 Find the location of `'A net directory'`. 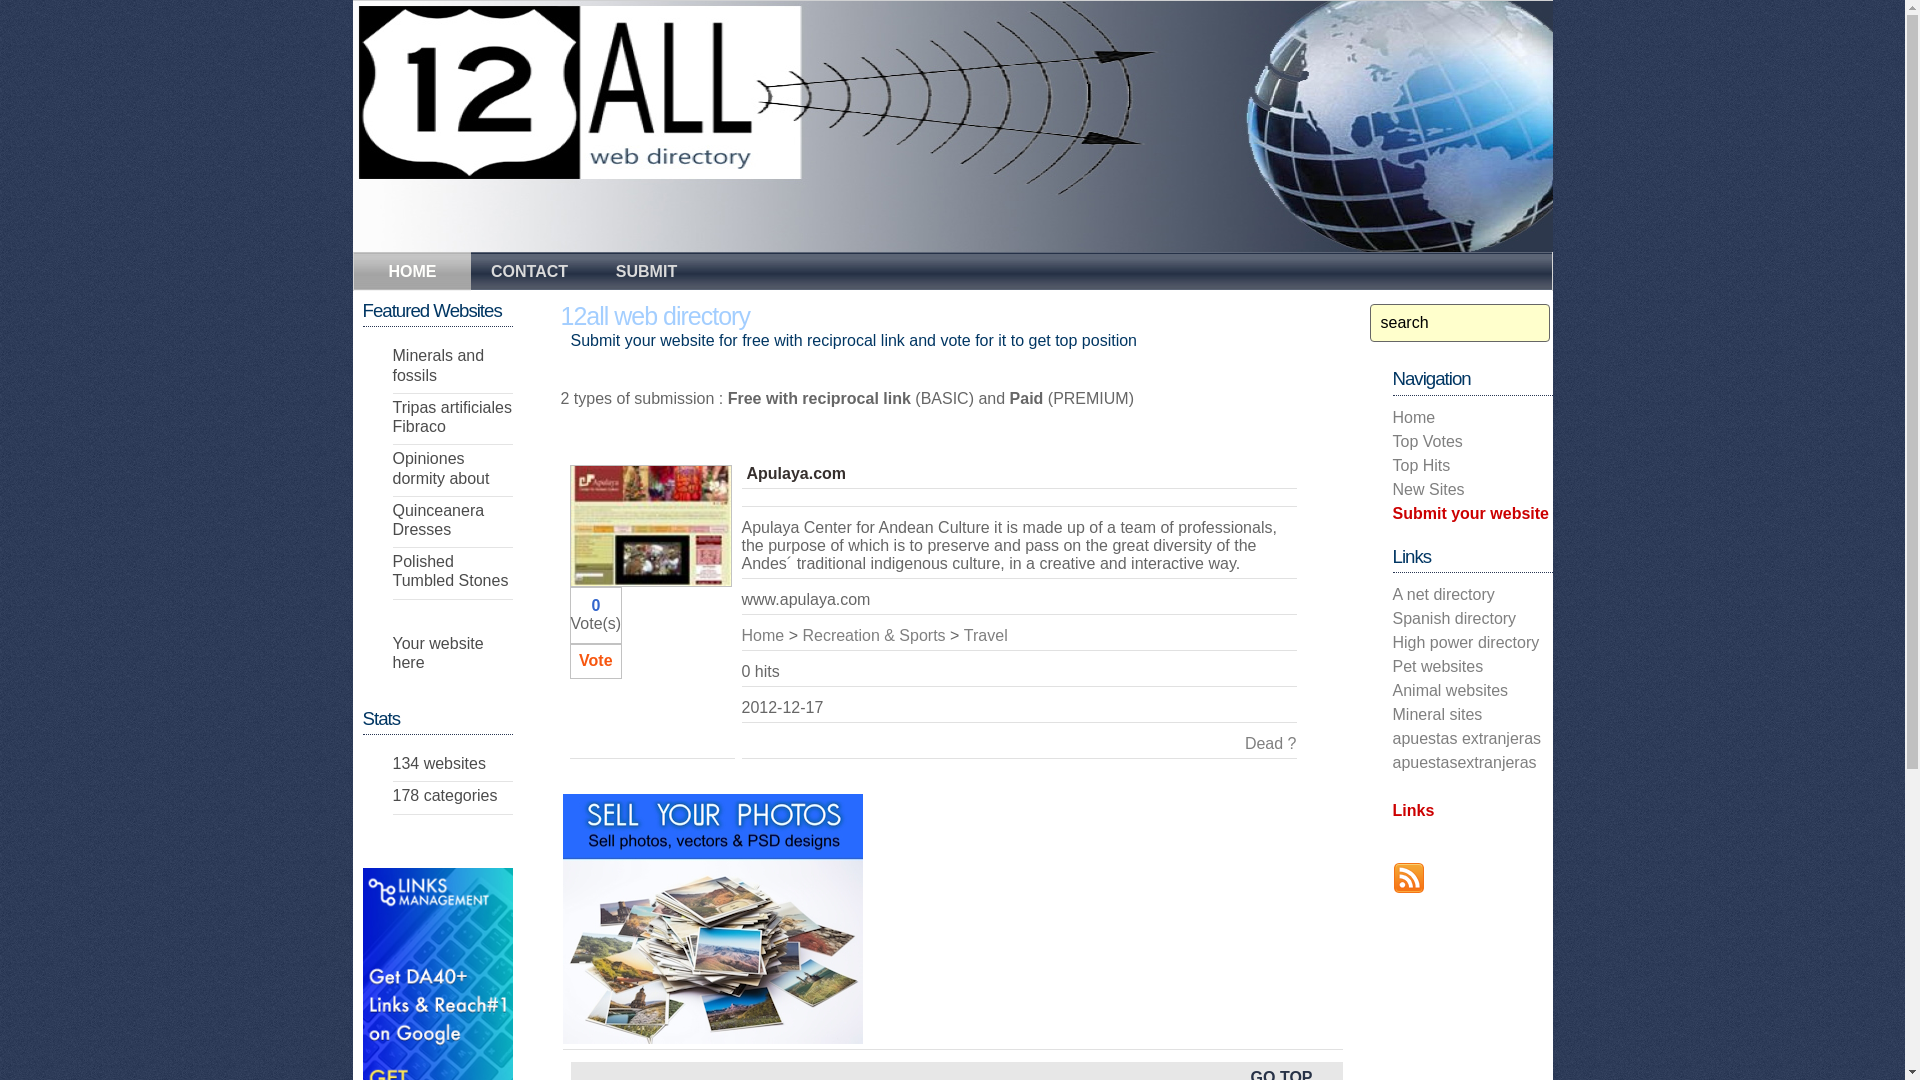

'A net directory' is located at coordinates (1443, 593).